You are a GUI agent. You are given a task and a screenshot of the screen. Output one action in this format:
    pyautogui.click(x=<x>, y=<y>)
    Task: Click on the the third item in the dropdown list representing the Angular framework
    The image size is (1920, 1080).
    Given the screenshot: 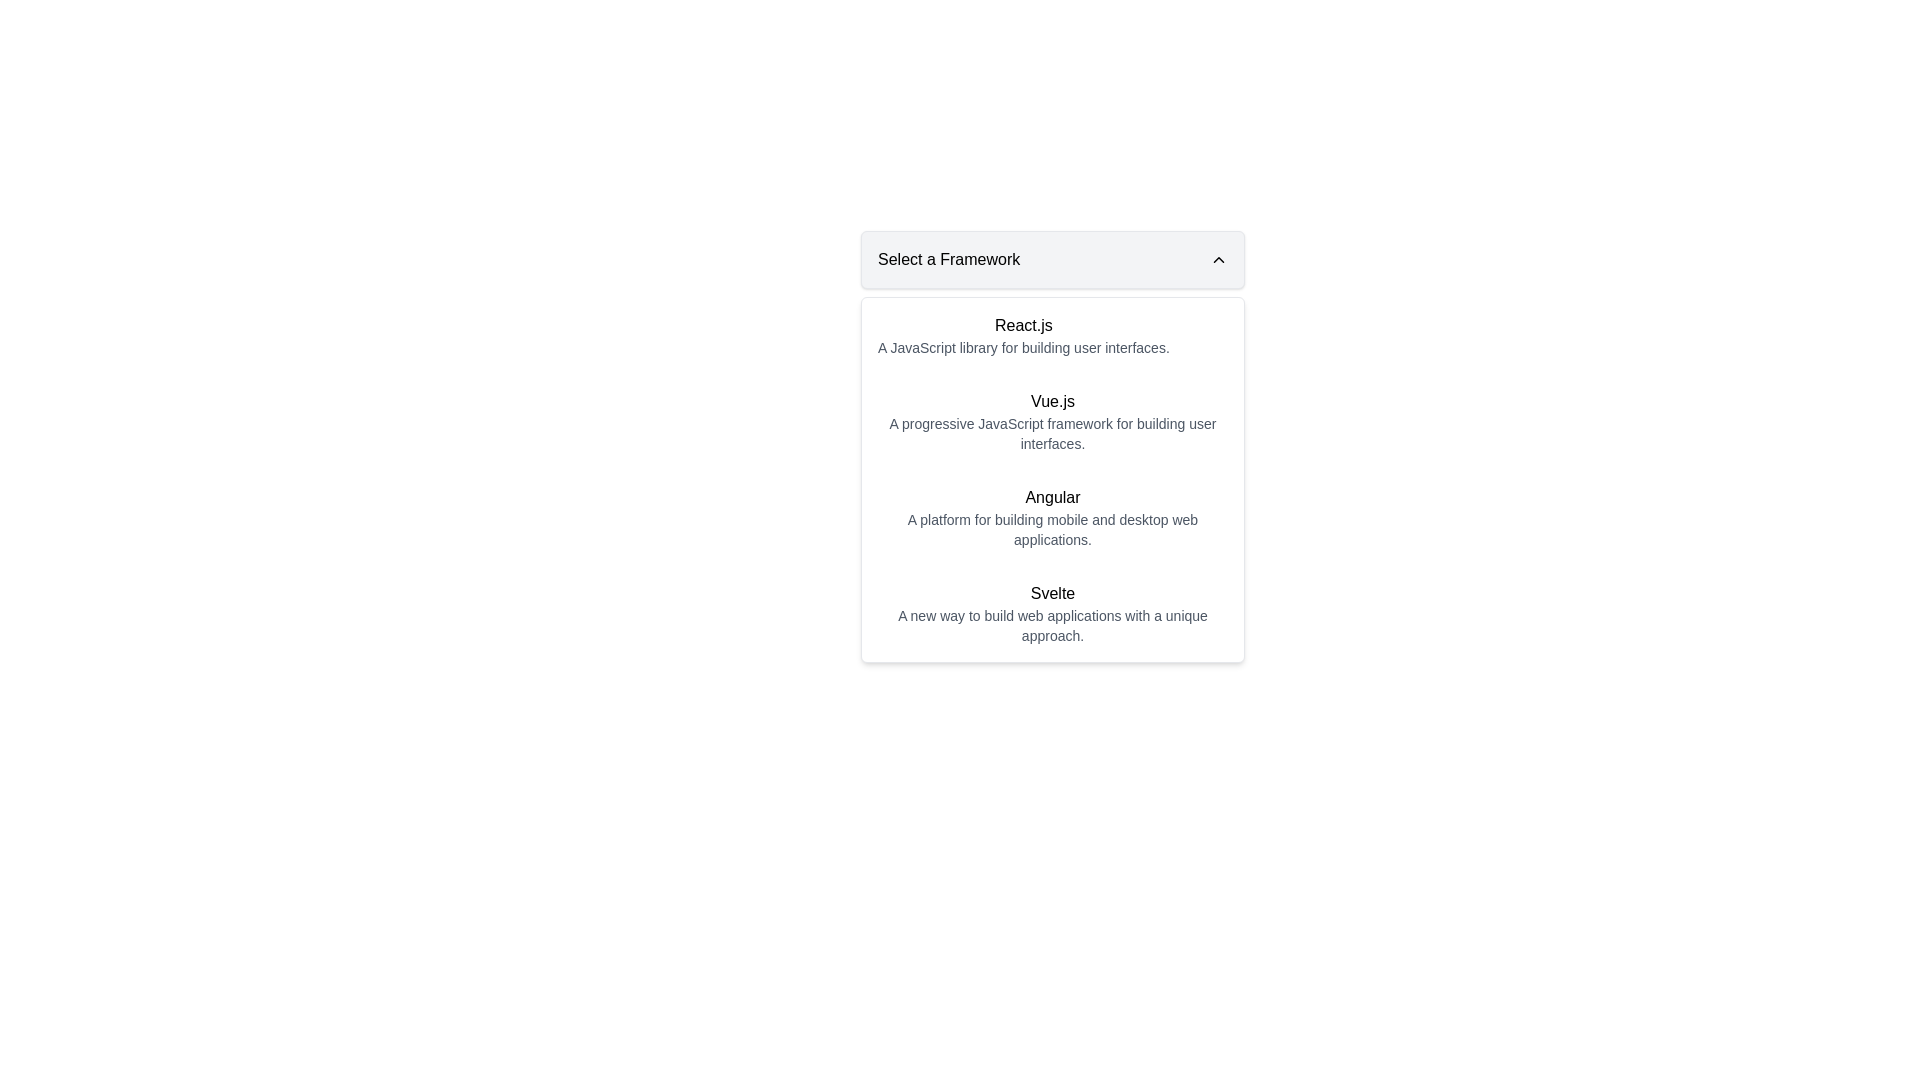 What is the action you would take?
    pyautogui.click(x=1051, y=516)
    